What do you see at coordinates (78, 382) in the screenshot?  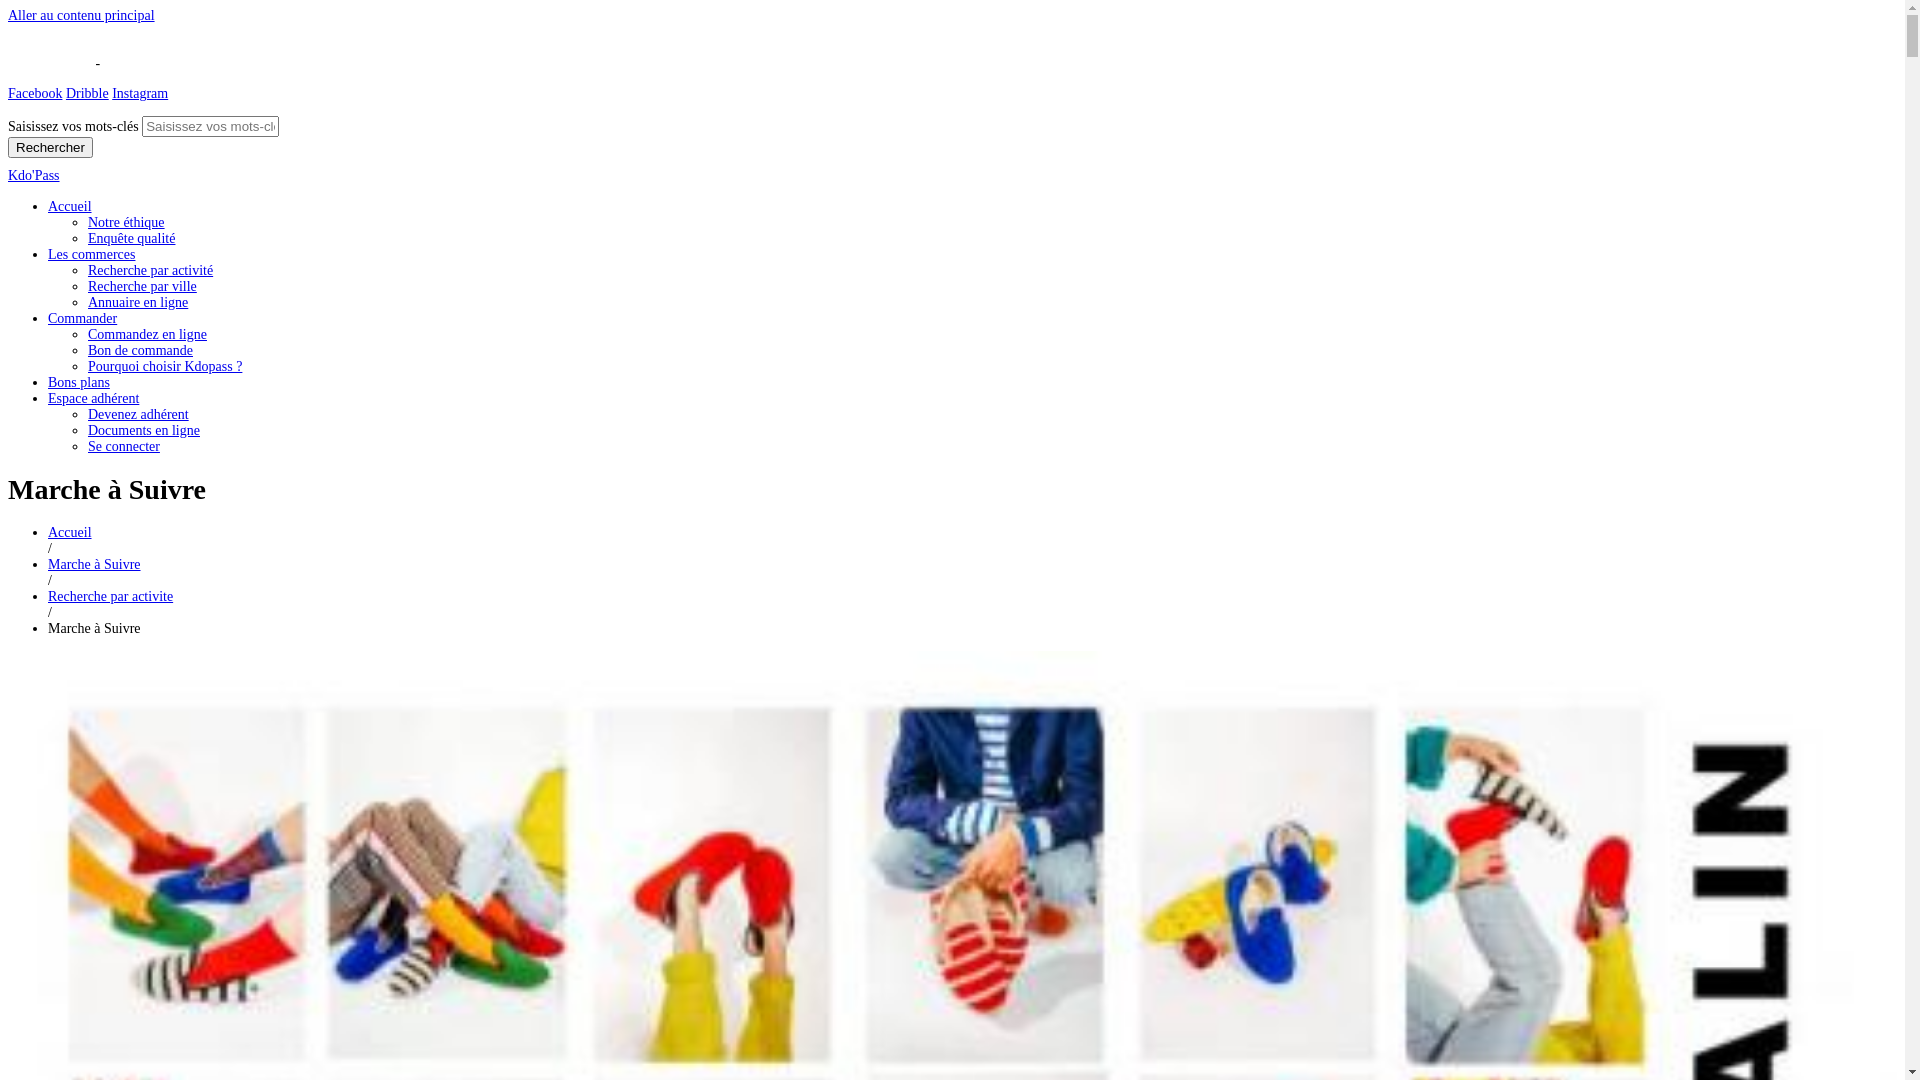 I see `'Bons plans'` at bounding box center [78, 382].